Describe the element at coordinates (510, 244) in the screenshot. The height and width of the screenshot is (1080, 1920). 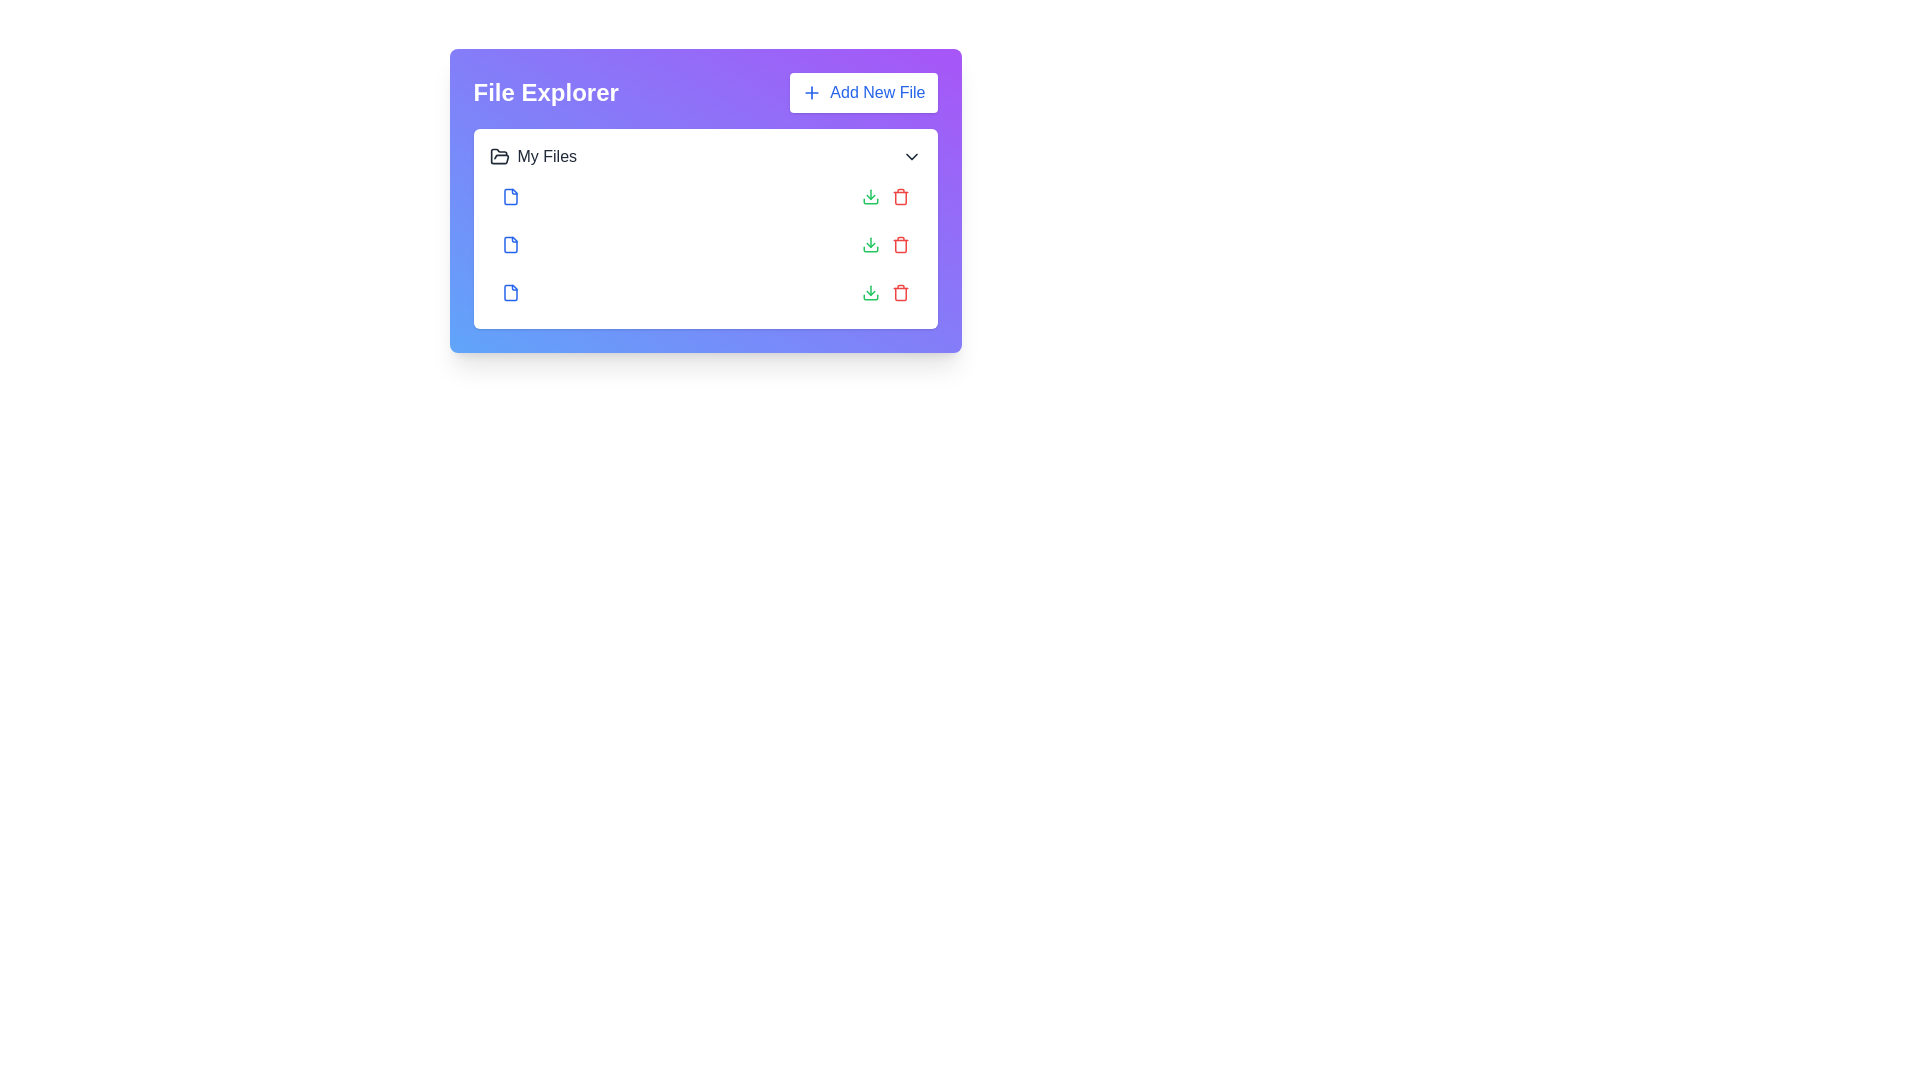
I see `the second file icon` at that location.